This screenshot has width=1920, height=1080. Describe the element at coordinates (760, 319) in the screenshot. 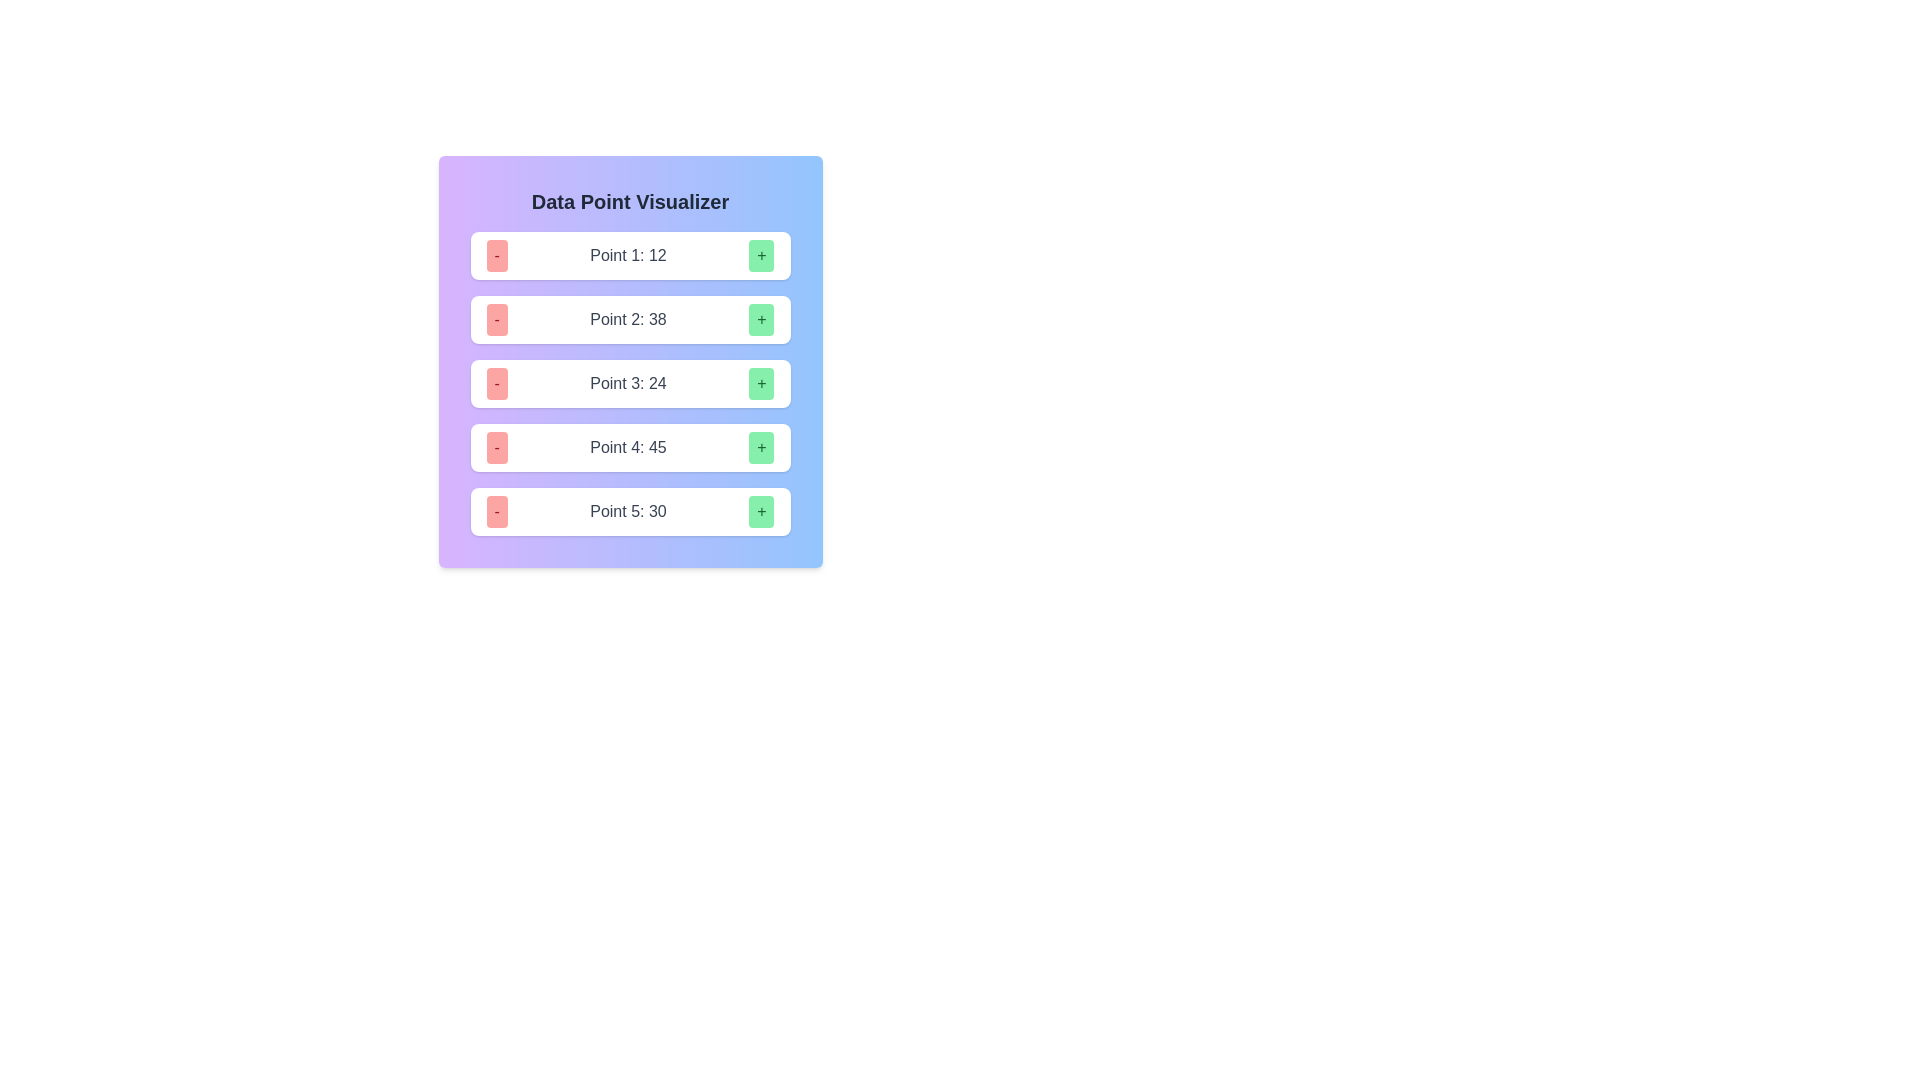

I see `the green button with a plus symbol located on the right side of the second row under the 'Data Point Visualizer' heading` at that location.